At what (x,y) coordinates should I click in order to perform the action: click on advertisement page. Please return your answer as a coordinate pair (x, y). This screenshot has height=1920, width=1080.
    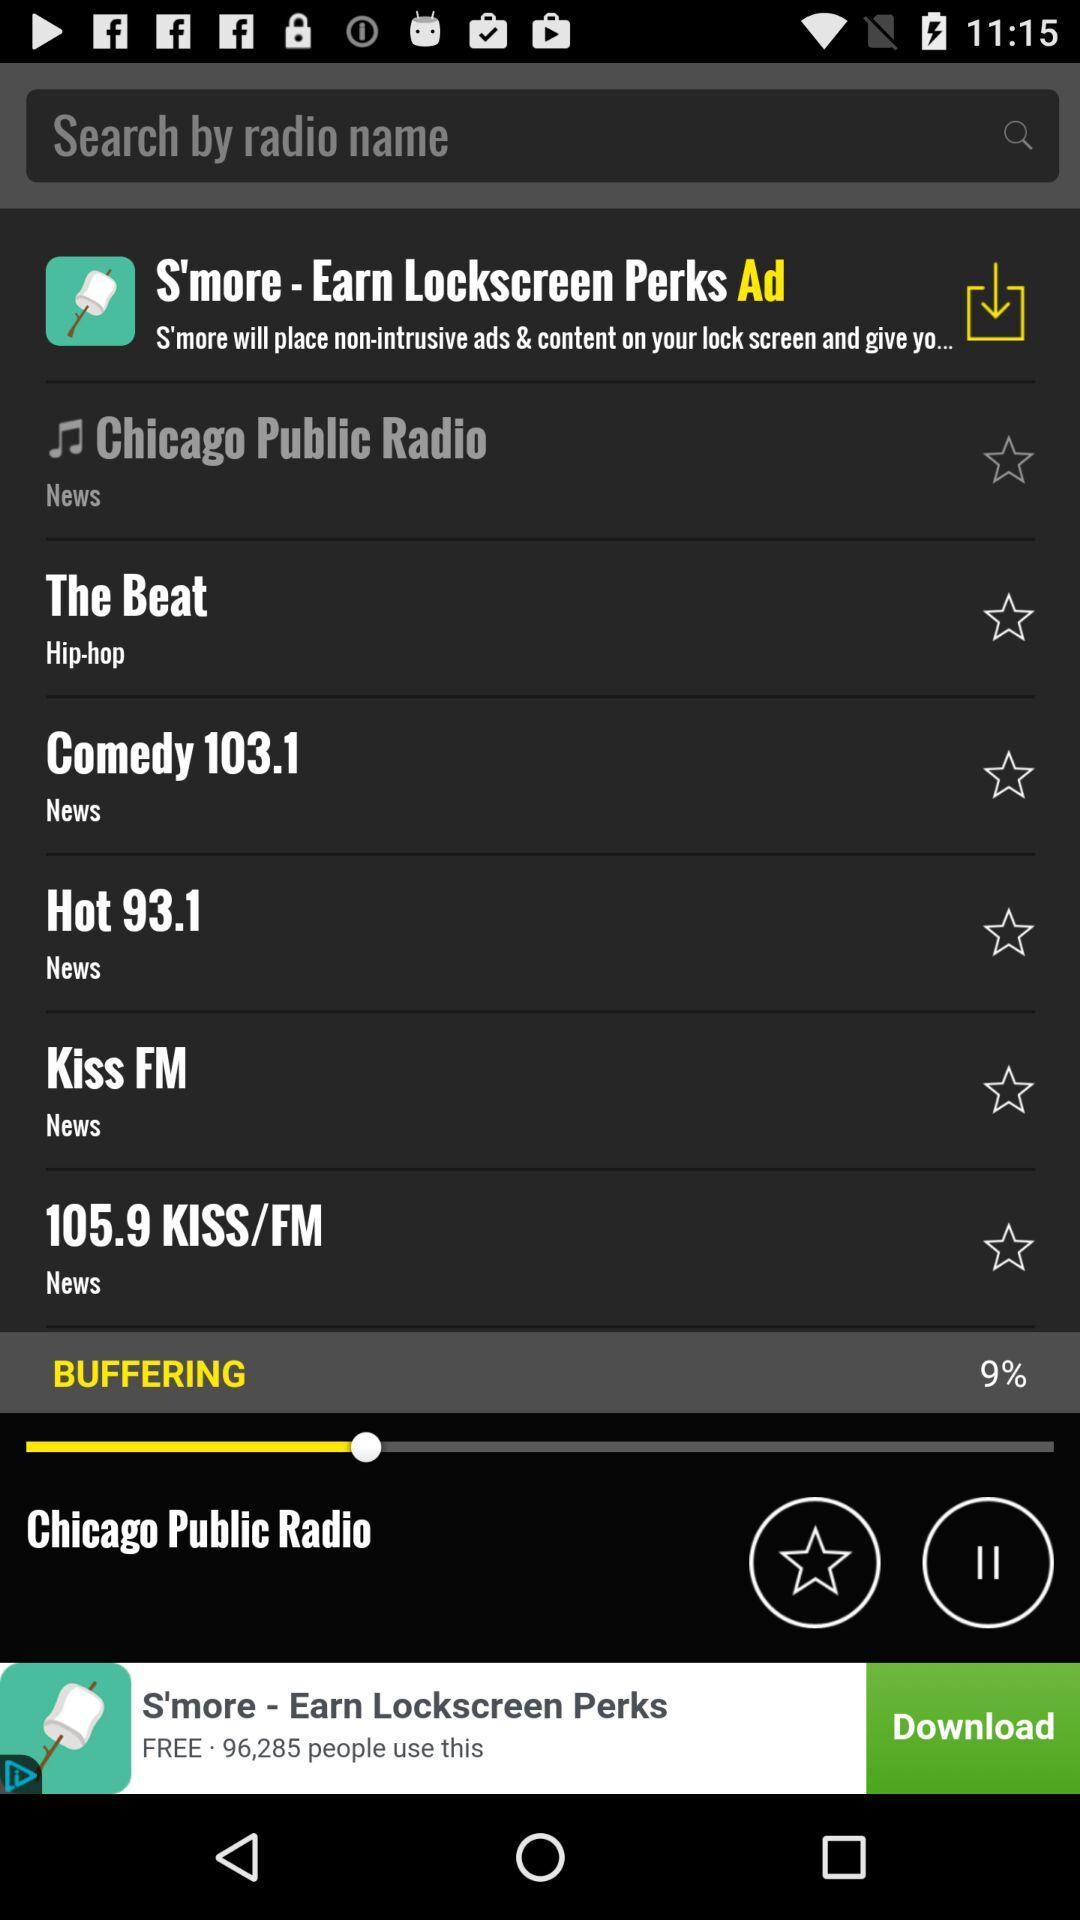
    Looking at the image, I should click on (540, 1727).